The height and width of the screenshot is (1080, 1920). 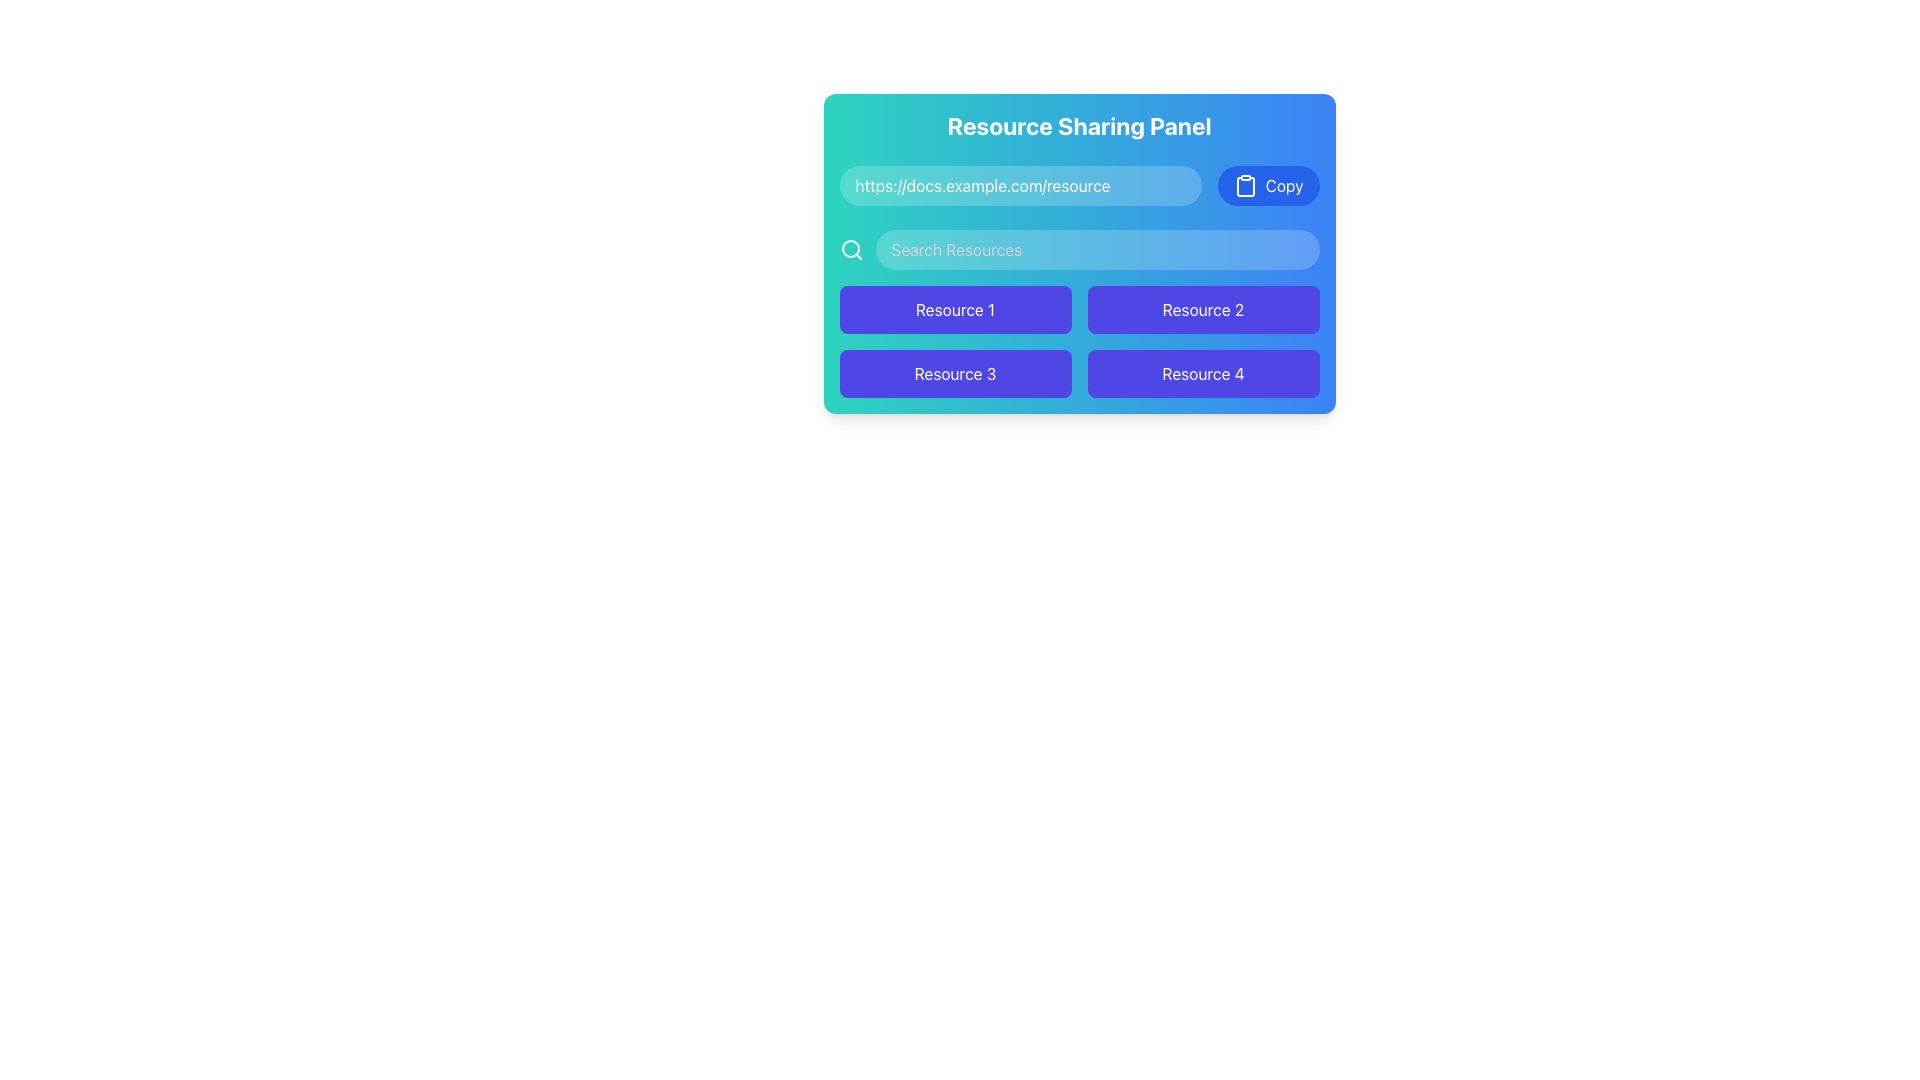 What do you see at coordinates (1019, 185) in the screenshot?
I see `the read-only text input field displaying the URL 'https://docs.example.com/resource' to focus on it` at bounding box center [1019, 185].